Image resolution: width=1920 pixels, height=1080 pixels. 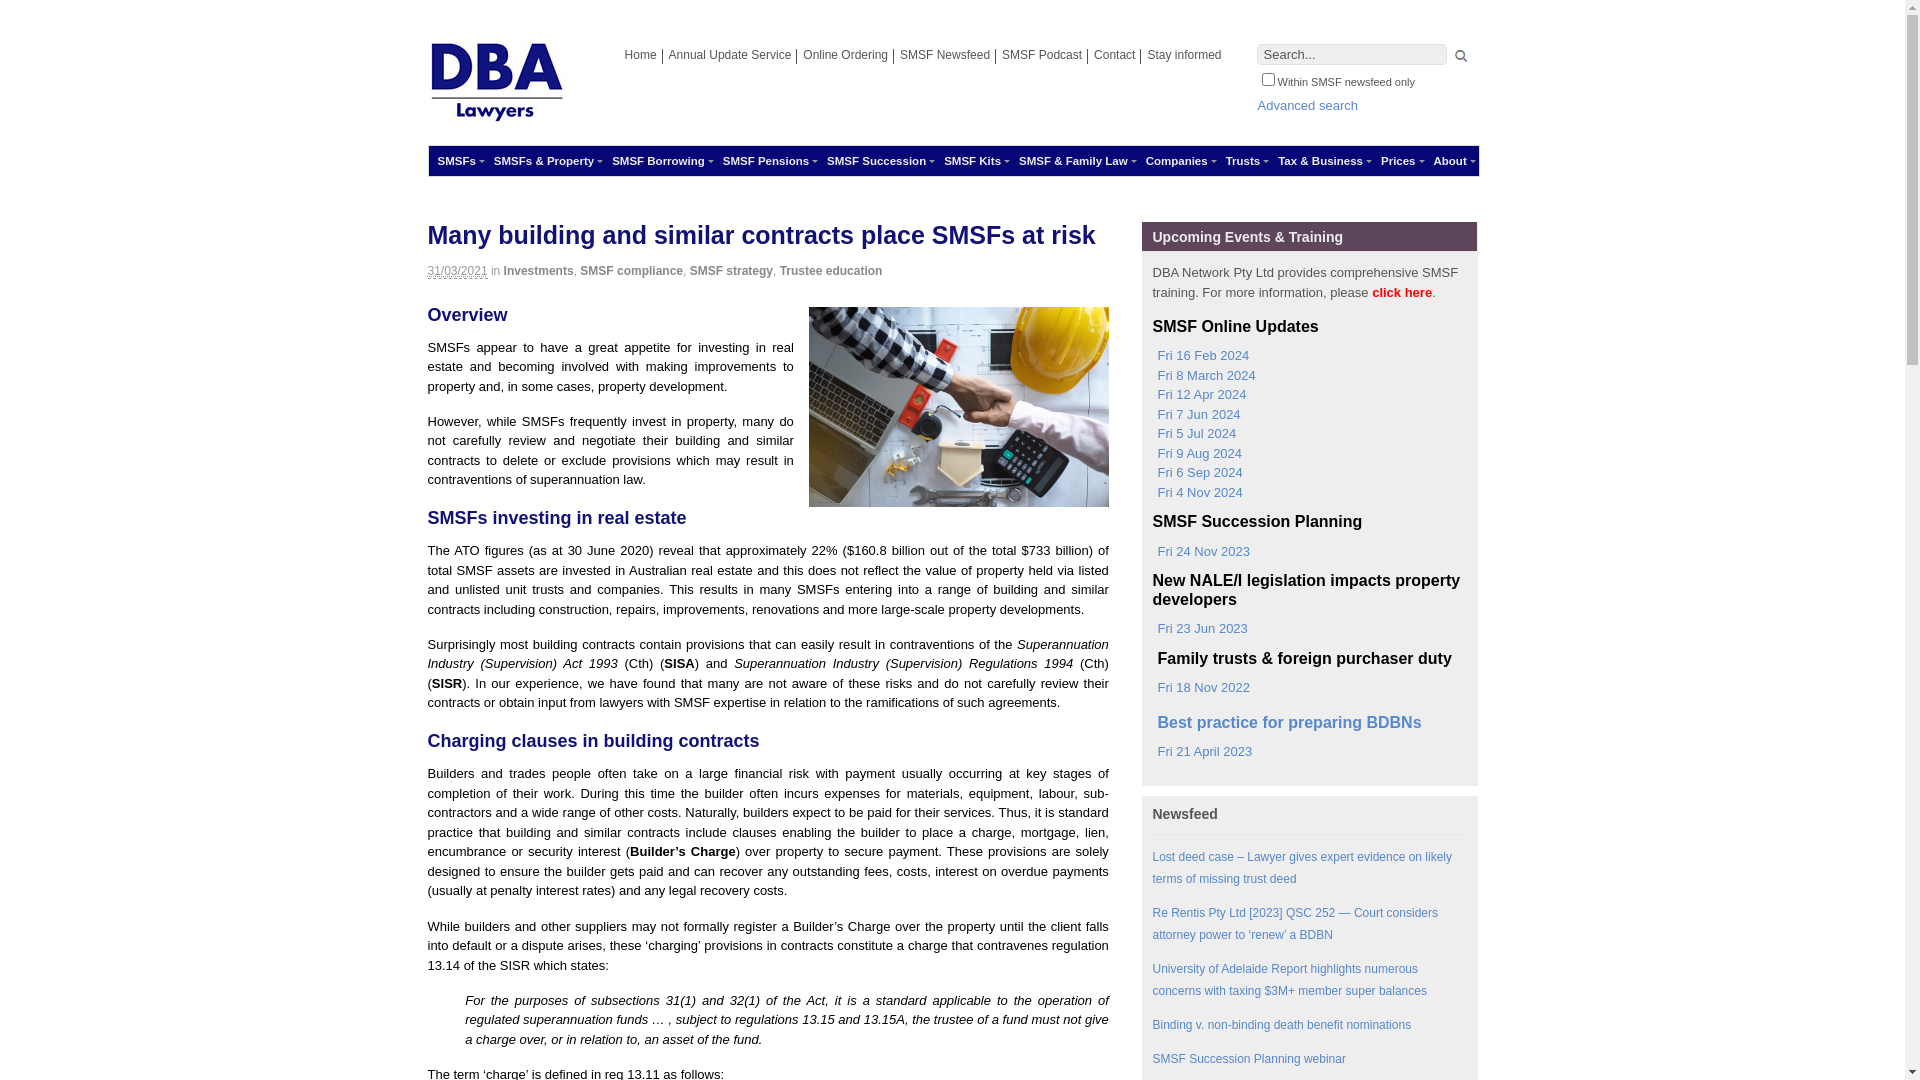 I want to click on 'Companies', so click(x=1176, y=160).